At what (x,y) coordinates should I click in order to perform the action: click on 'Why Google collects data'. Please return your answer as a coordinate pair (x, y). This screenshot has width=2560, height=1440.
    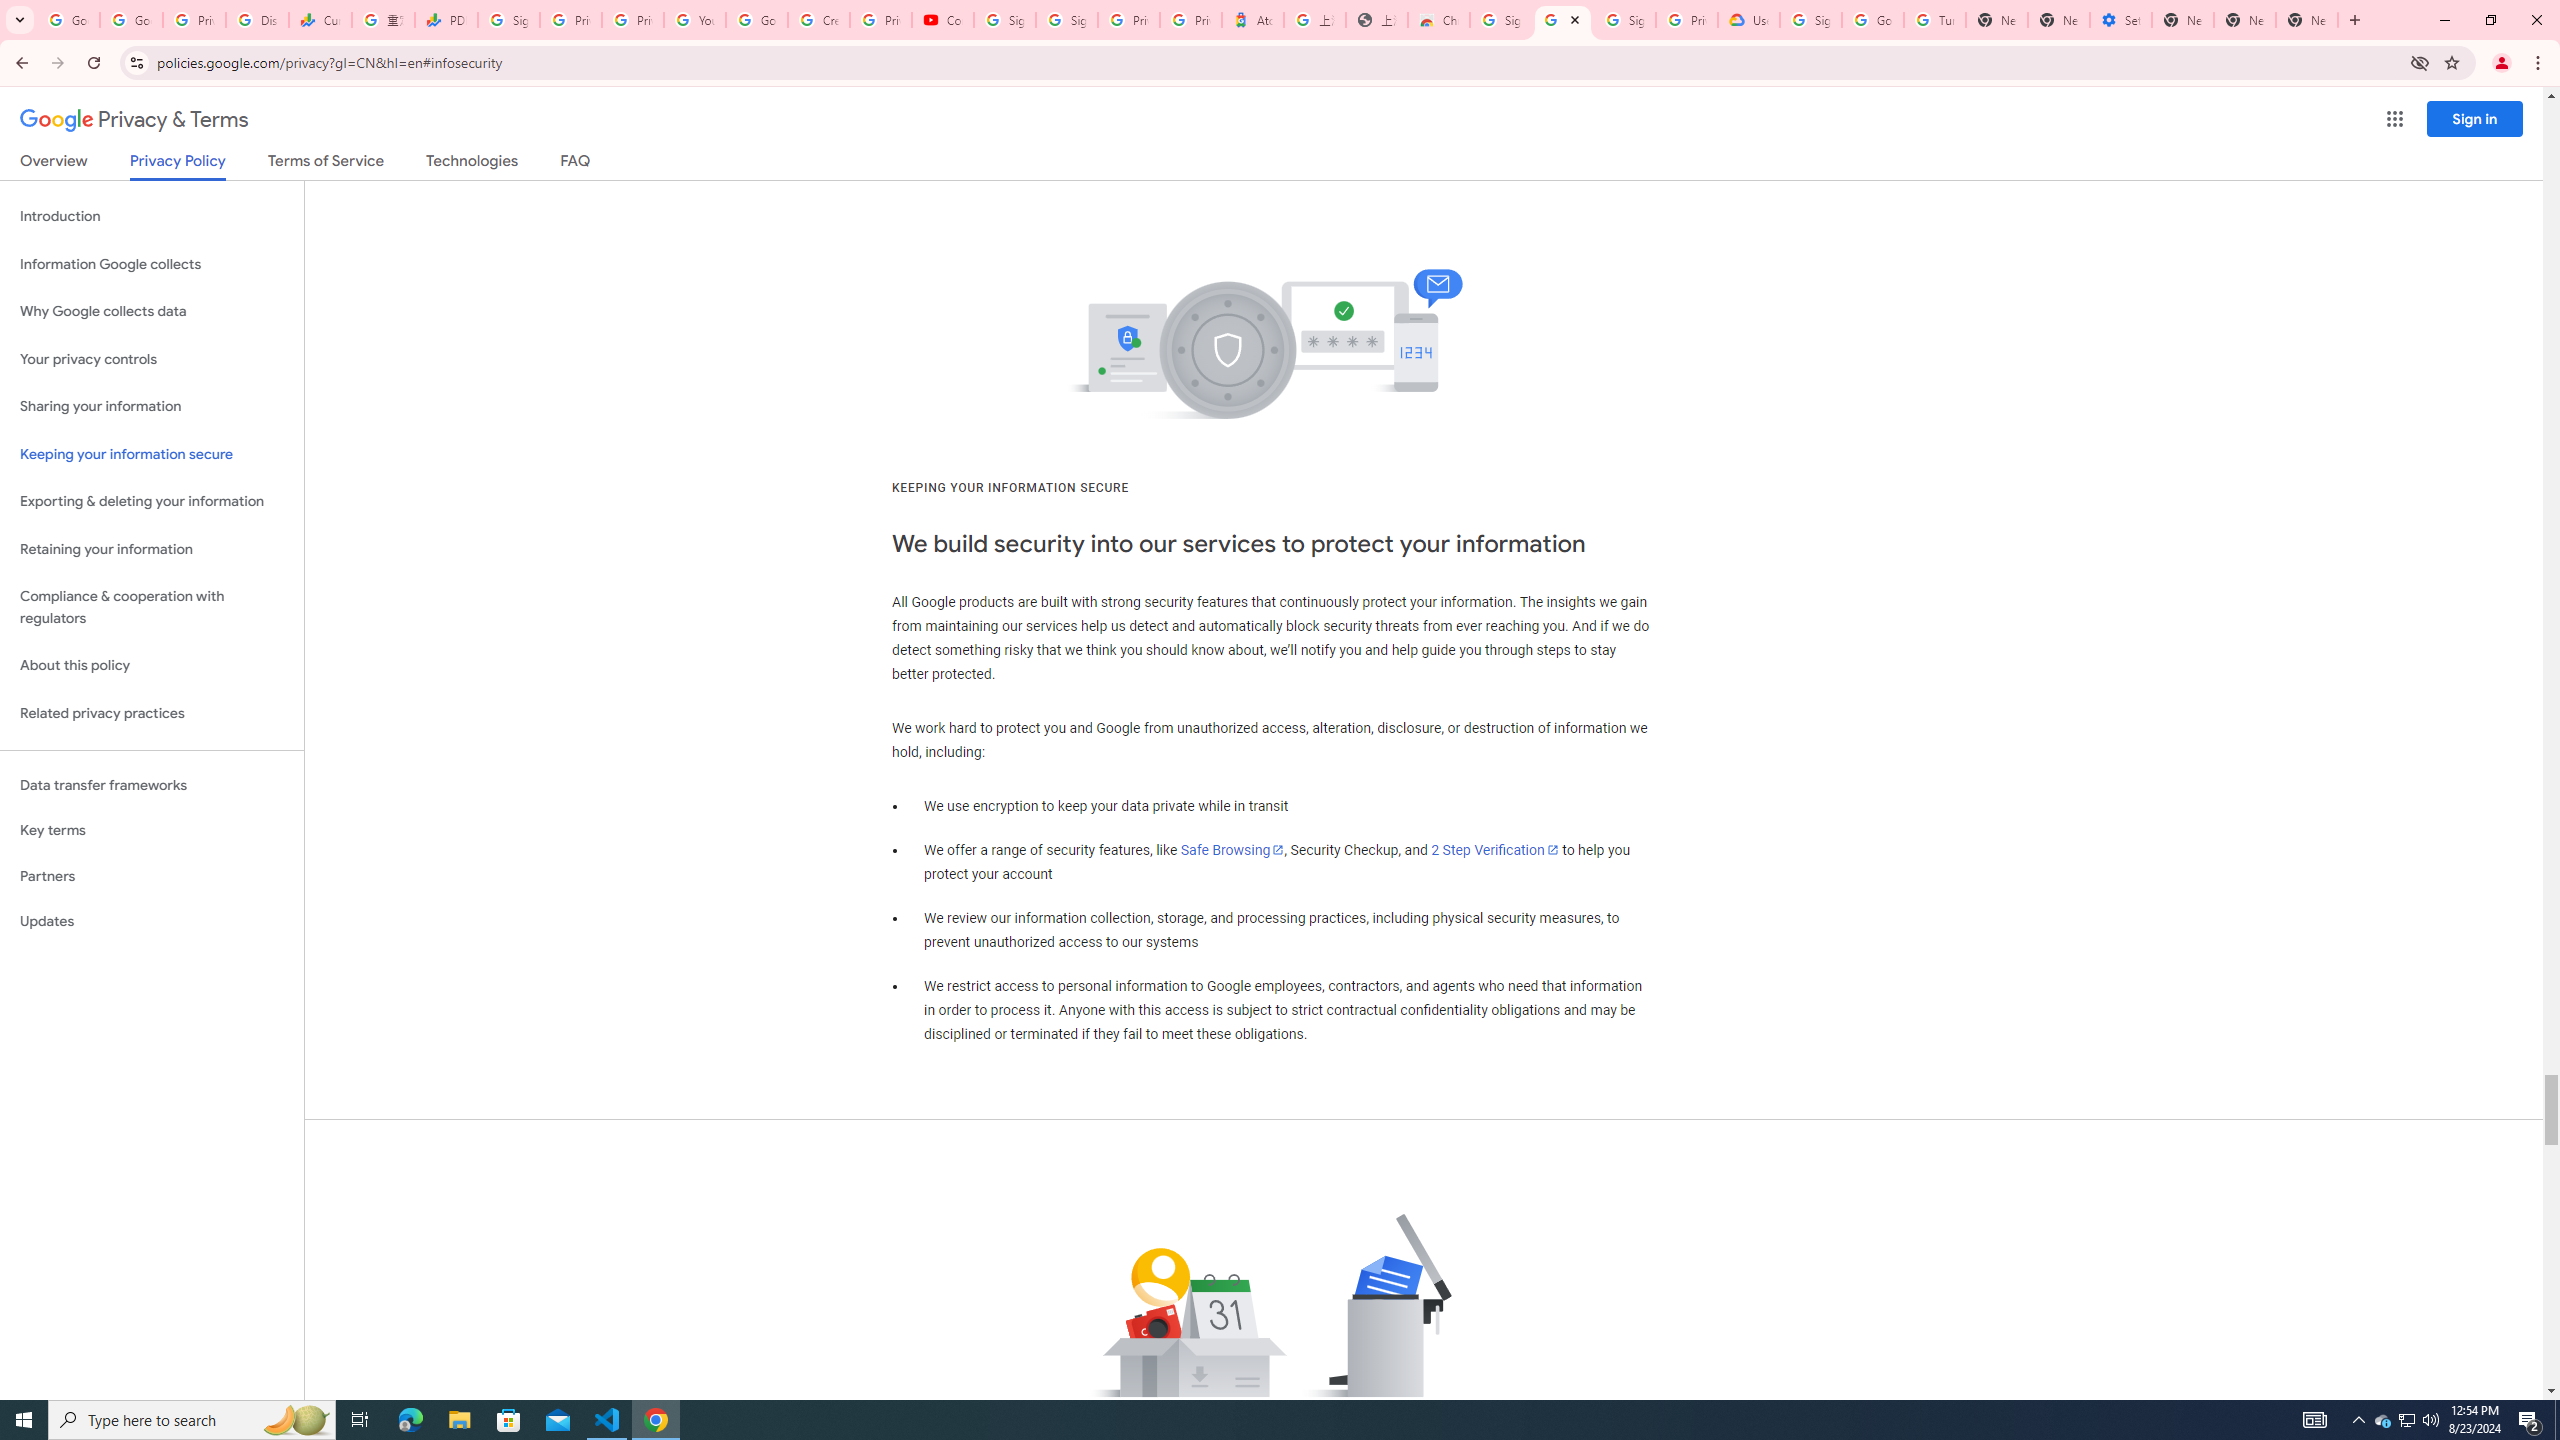
    Looking at the image, I should click on (151, 310).